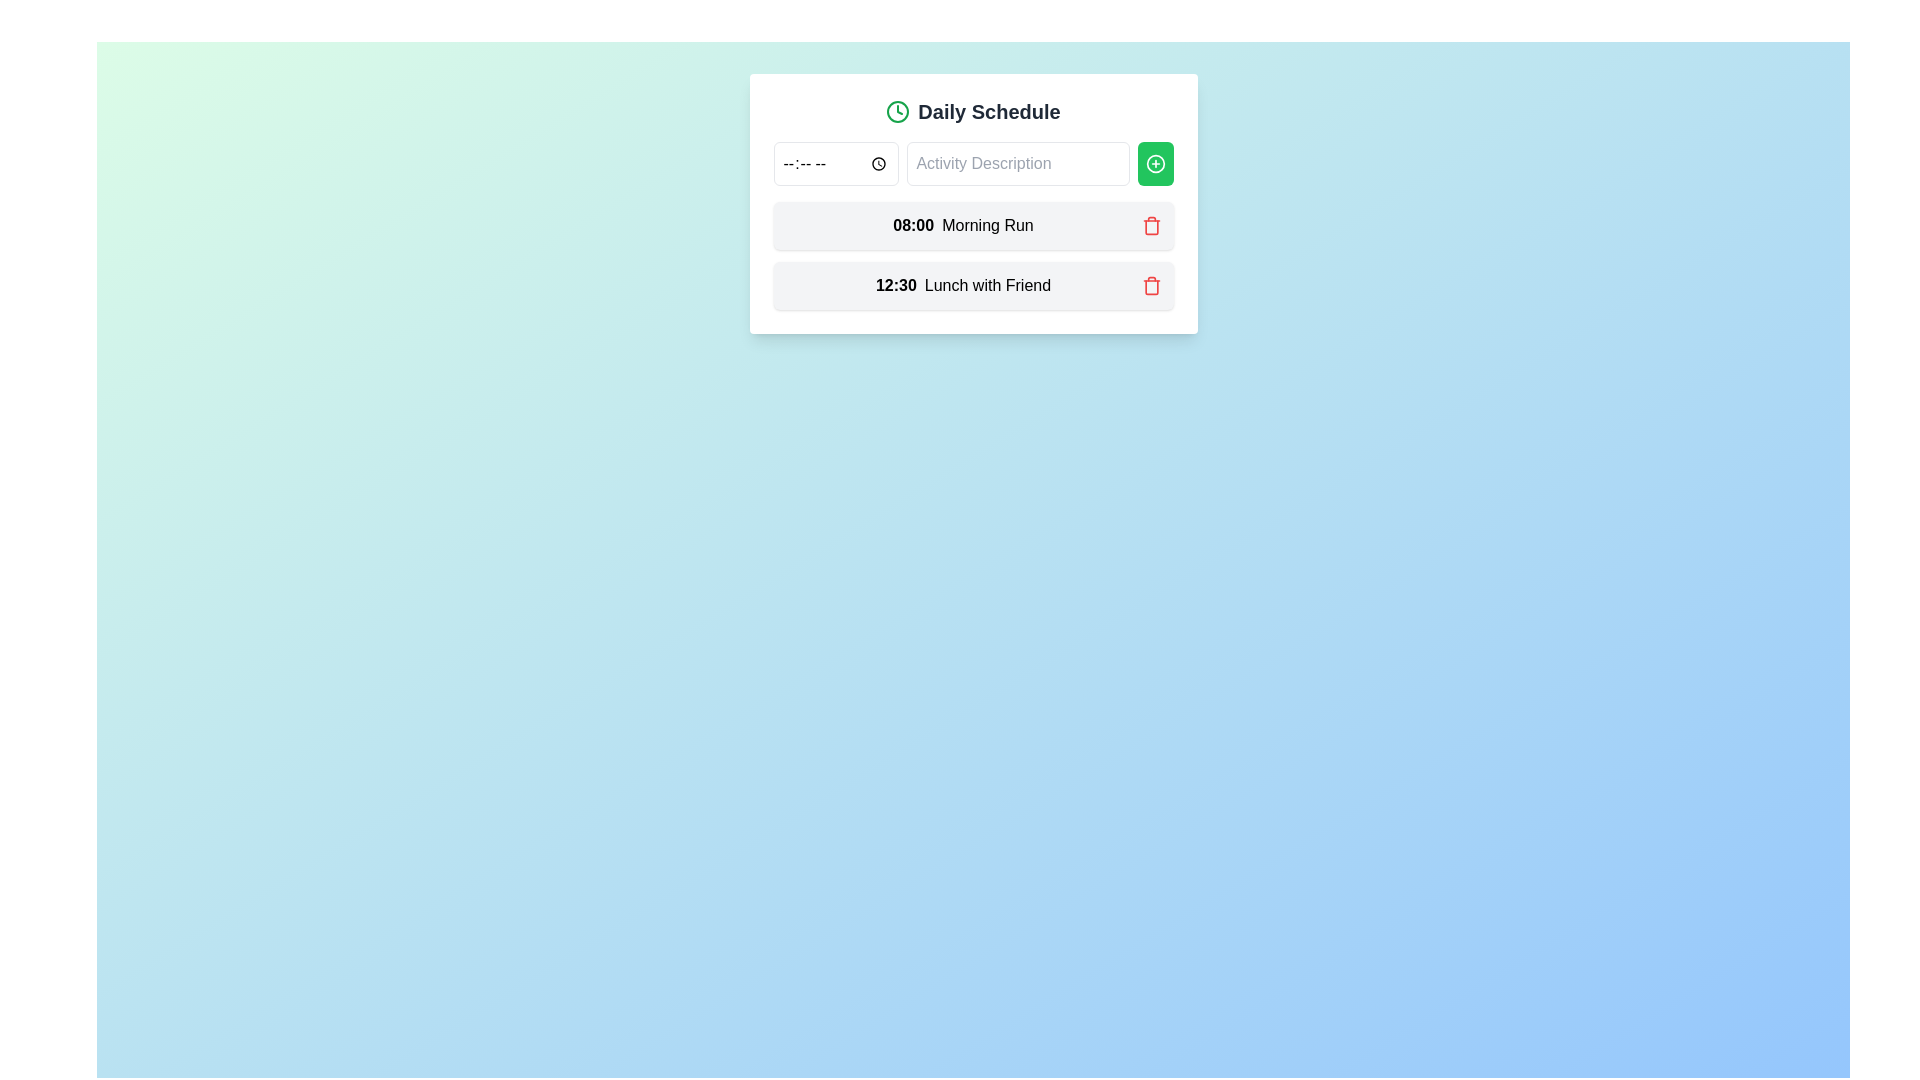 The width and height of the screenshot is (1920, 1080). What do you see at coordinates (963, 225) in the screenshot?
I see `the Text Label displaying the time and title of the scheduled activity '08:00Morning Run'` at bounding box center [963, 225].